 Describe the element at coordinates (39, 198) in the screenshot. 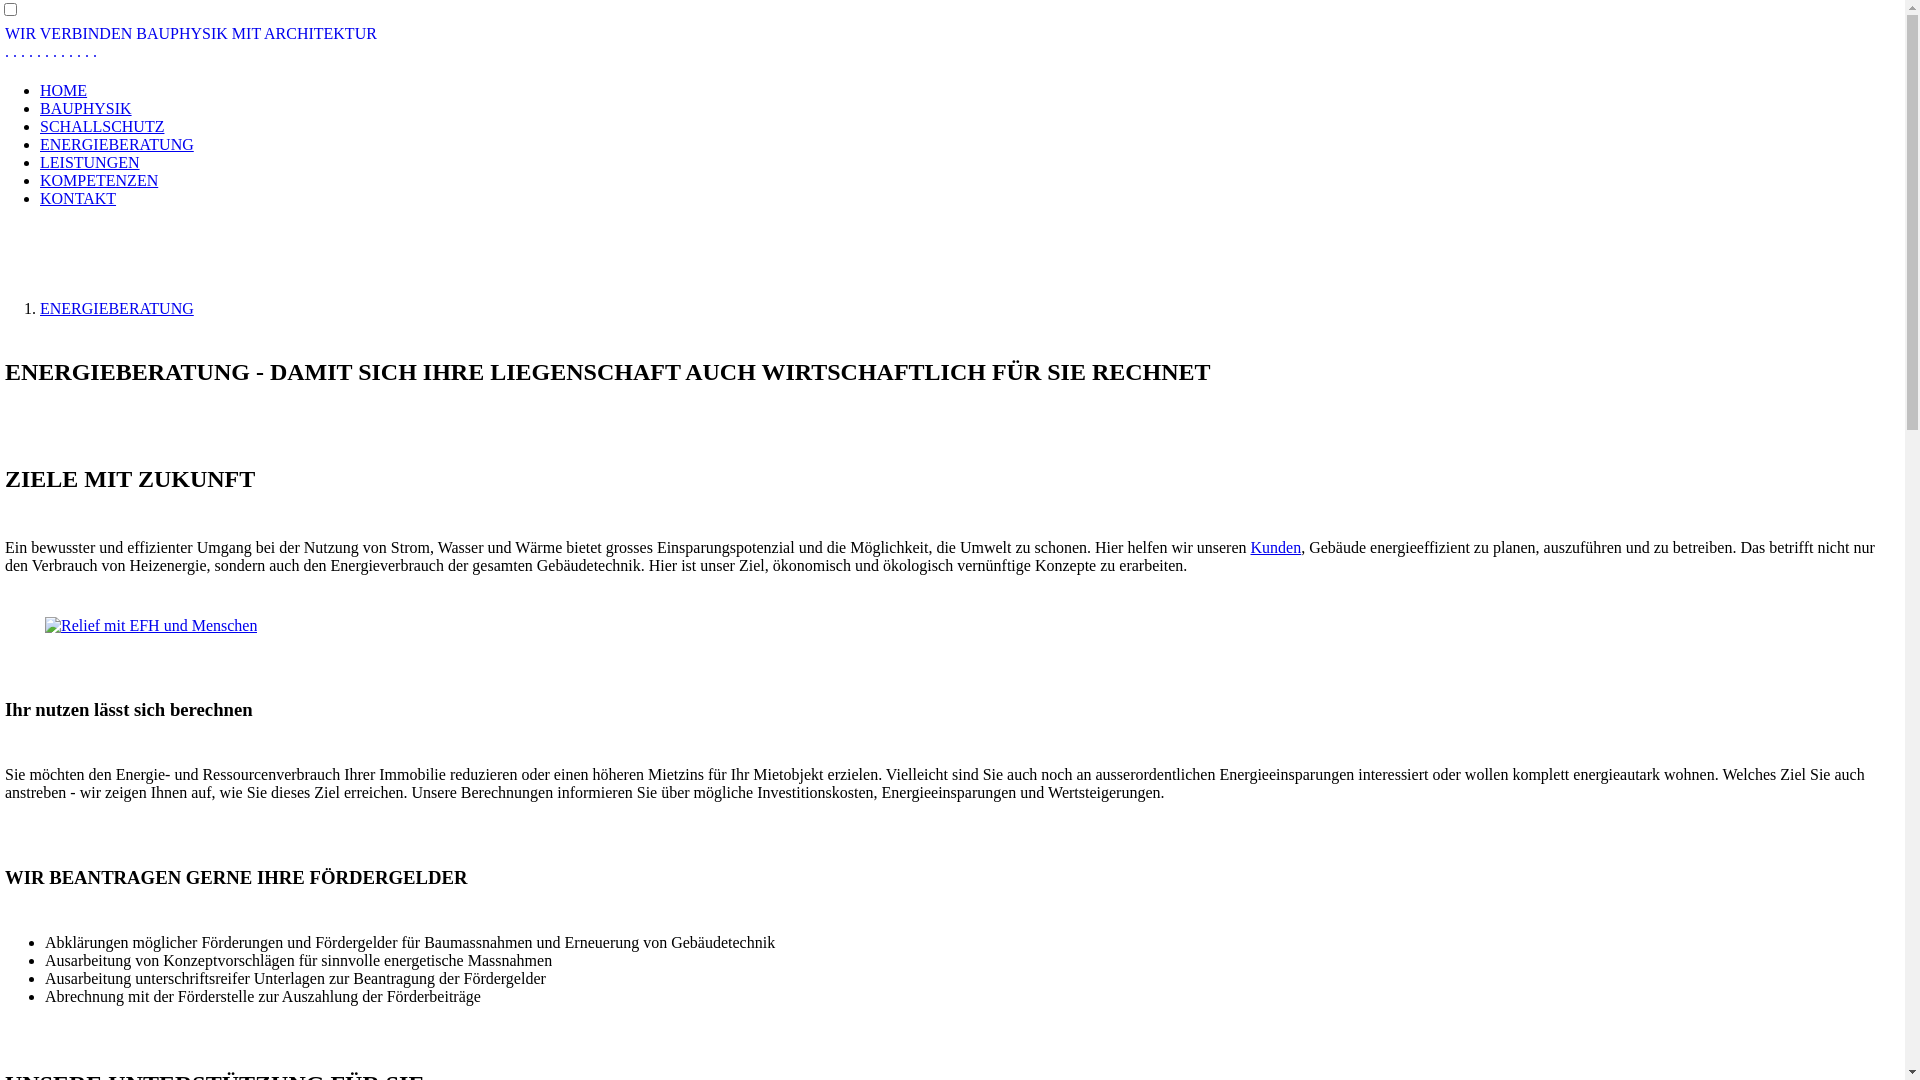

I see `'KONTAKT'` at that location.